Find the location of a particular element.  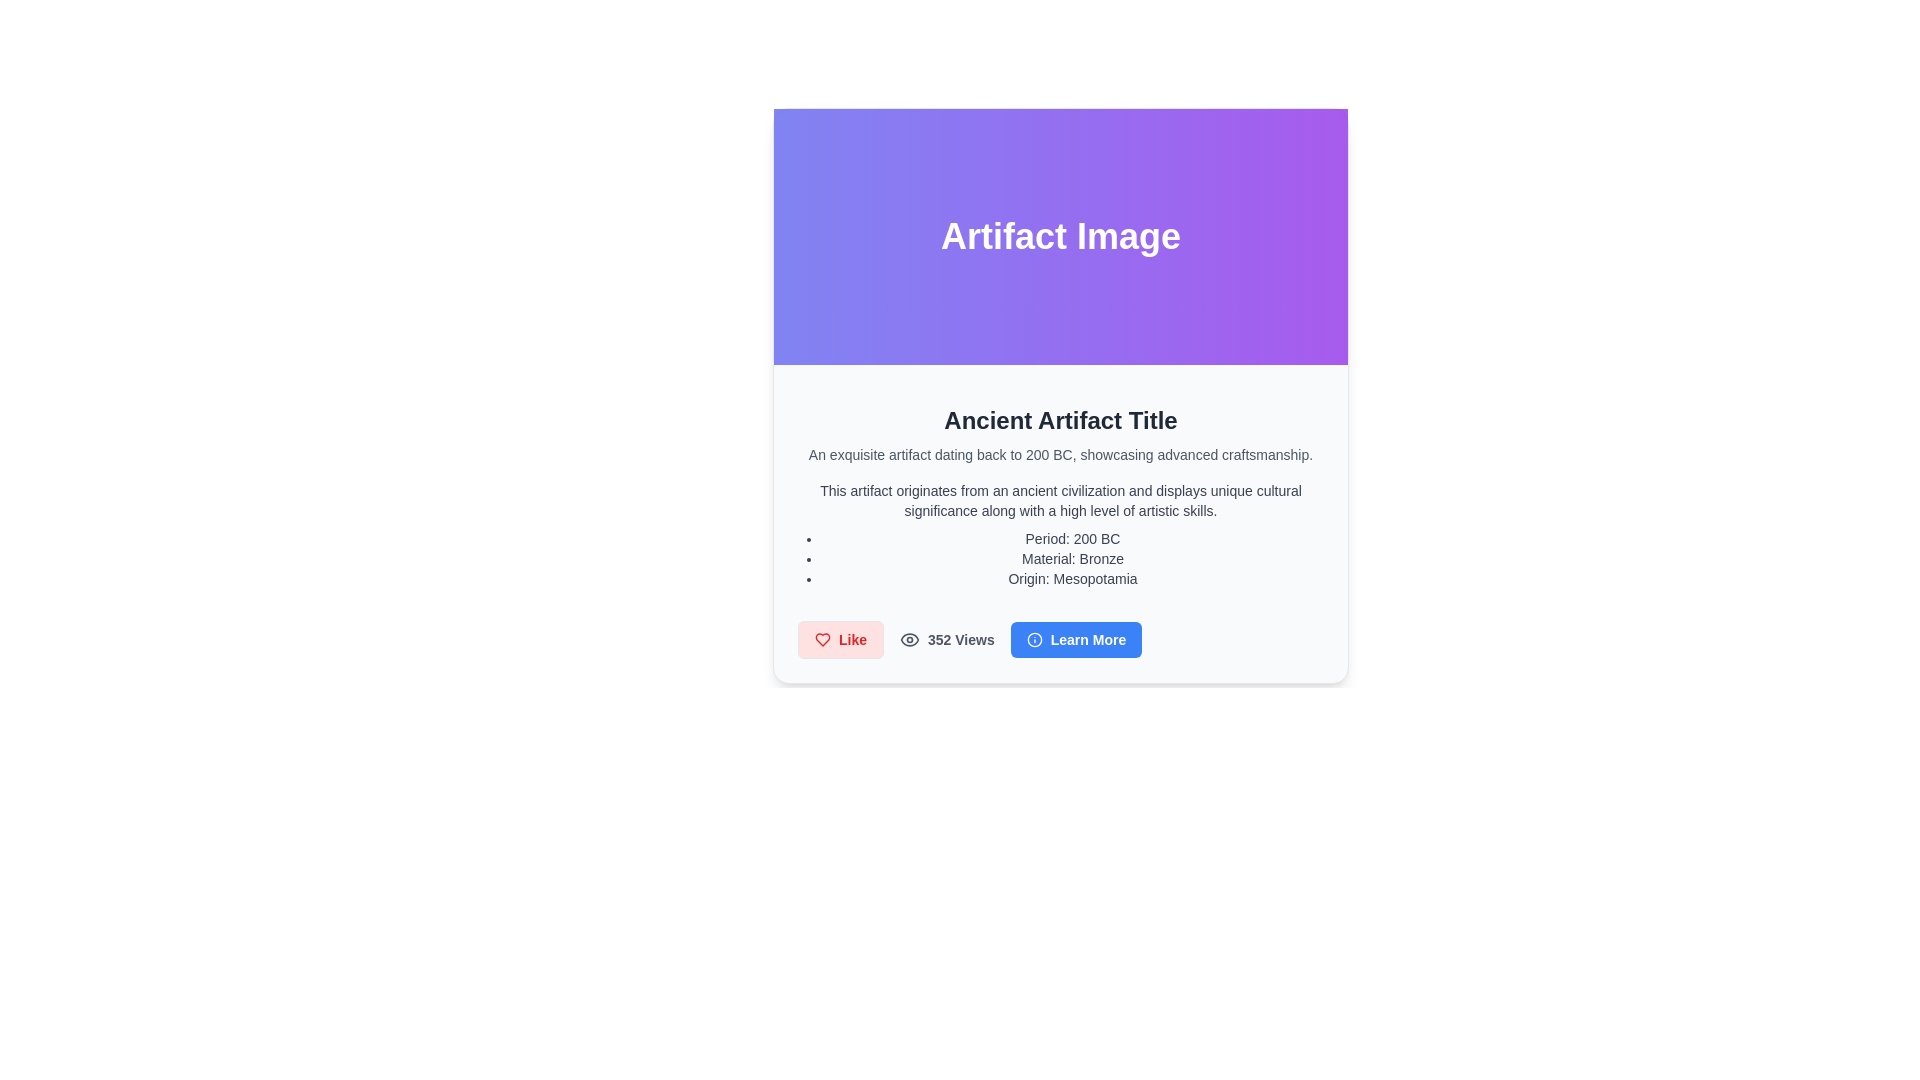

the text element reading 'Origin: Mesopotamia,' which is the third item in a bulleted list about an artifact, positioned below 'Material: Bronze.' is located at coordinates (1072, 578).